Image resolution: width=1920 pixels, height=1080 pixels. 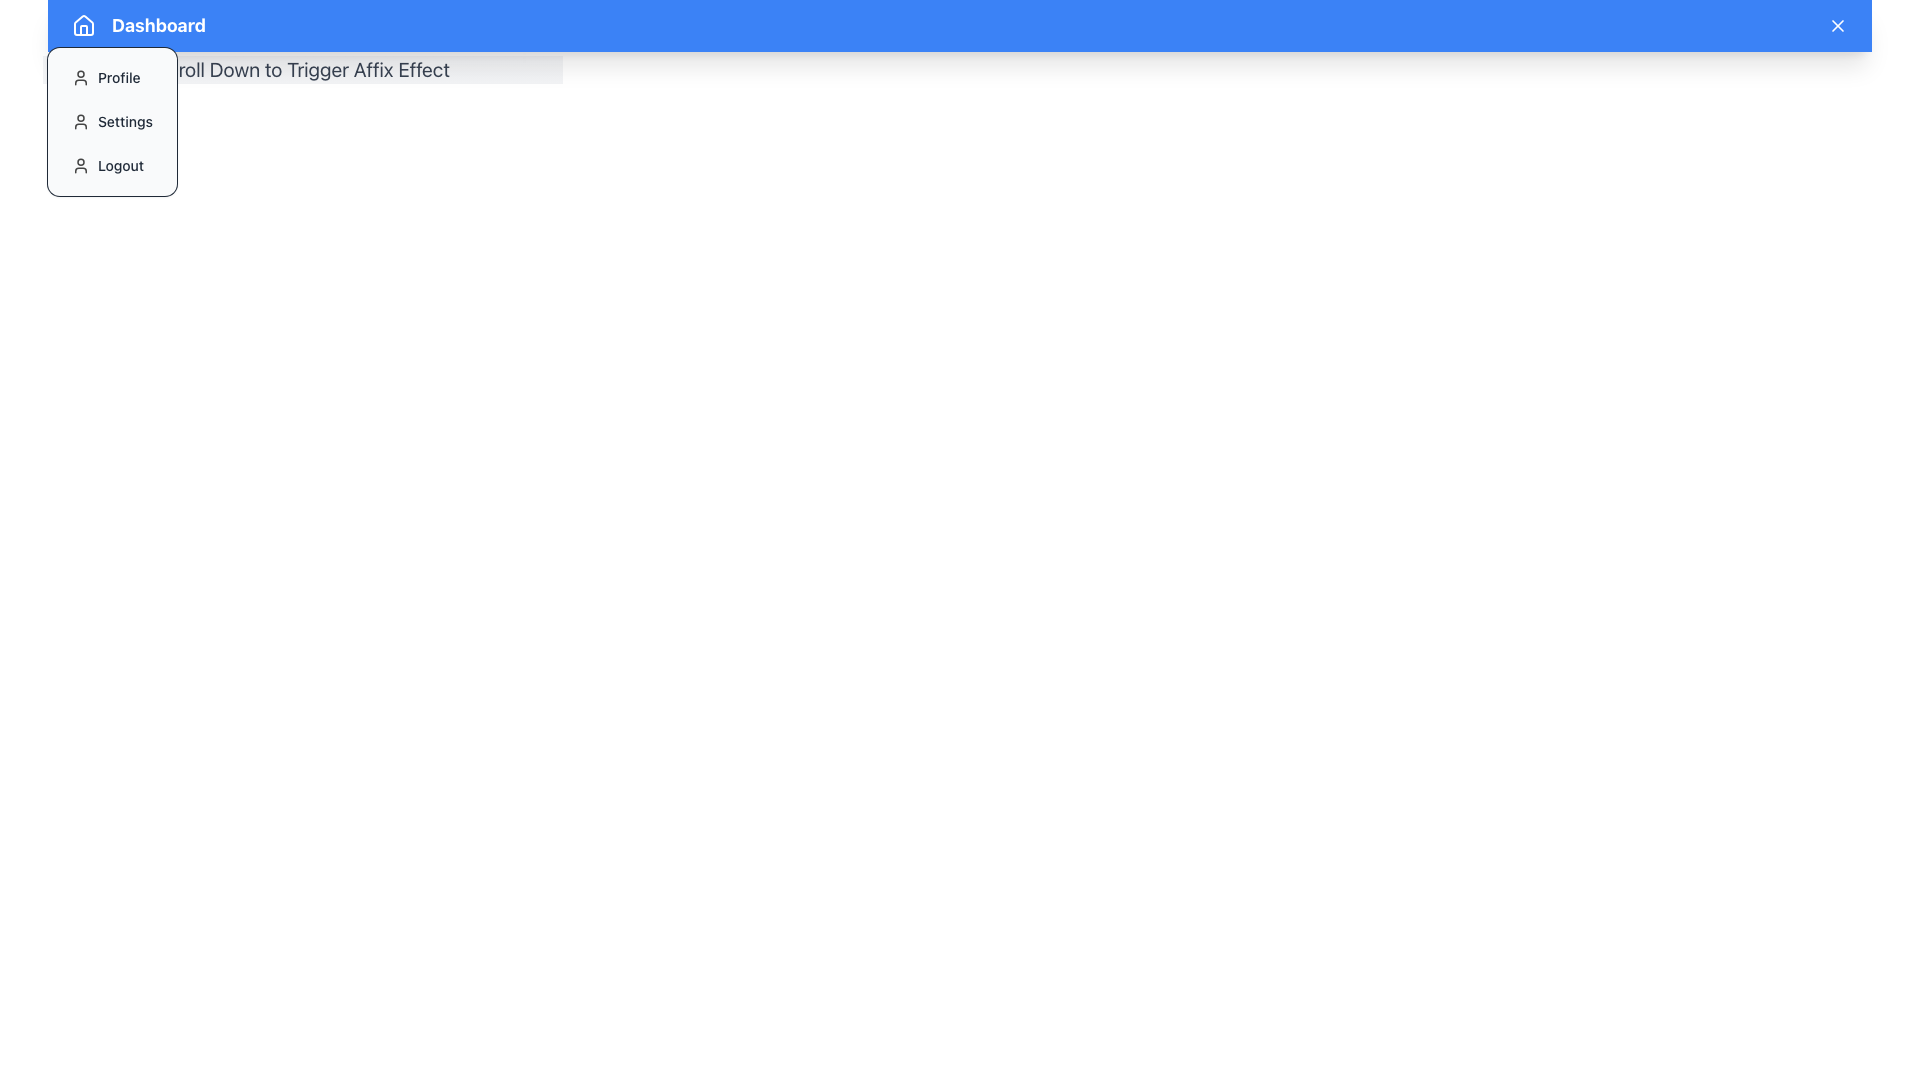 I want to click on static text label that says 'Scroll Down to Trigger Affix Effect', which is centrally located beneath the blue header and to the right of the vertical menu, so click(x=301, y=68).